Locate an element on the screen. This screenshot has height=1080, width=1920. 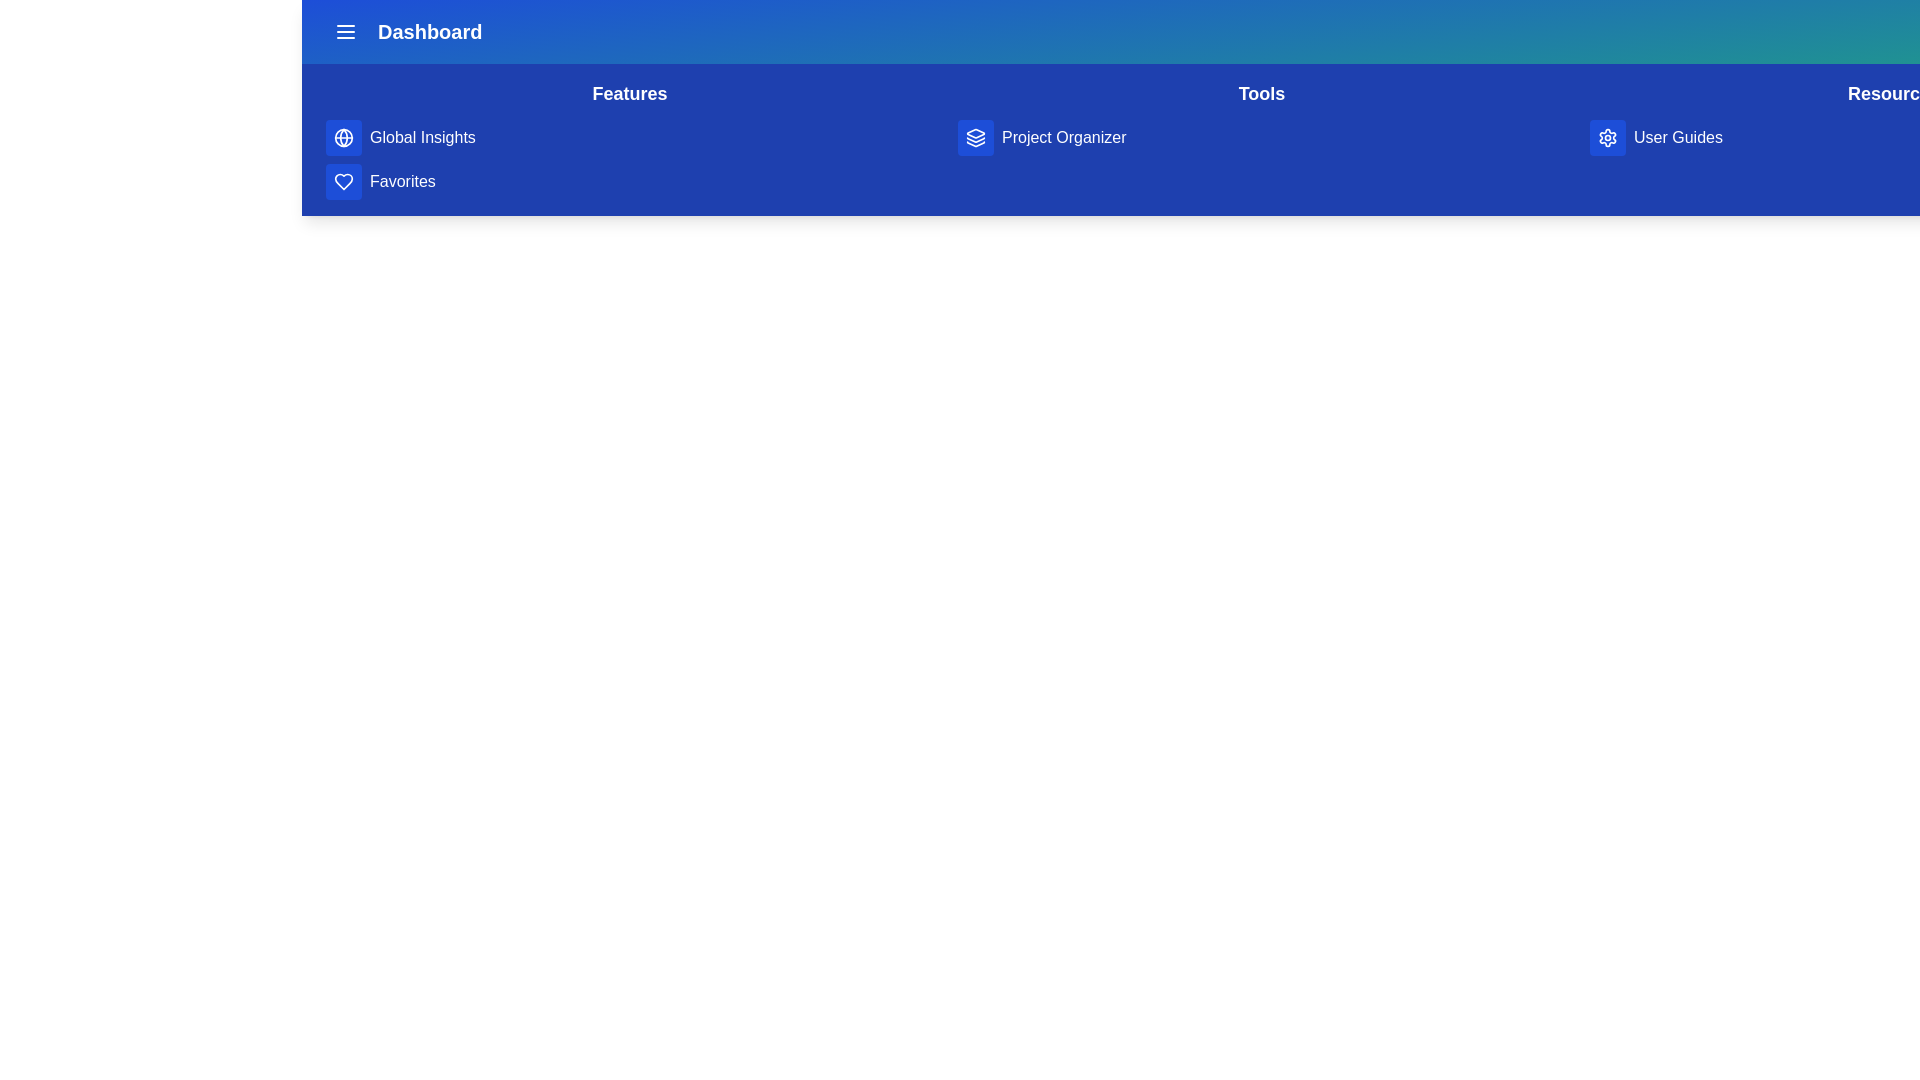
the hamburger menu button located in the top-left corner of the application interface is located at coordinates (345, 31).